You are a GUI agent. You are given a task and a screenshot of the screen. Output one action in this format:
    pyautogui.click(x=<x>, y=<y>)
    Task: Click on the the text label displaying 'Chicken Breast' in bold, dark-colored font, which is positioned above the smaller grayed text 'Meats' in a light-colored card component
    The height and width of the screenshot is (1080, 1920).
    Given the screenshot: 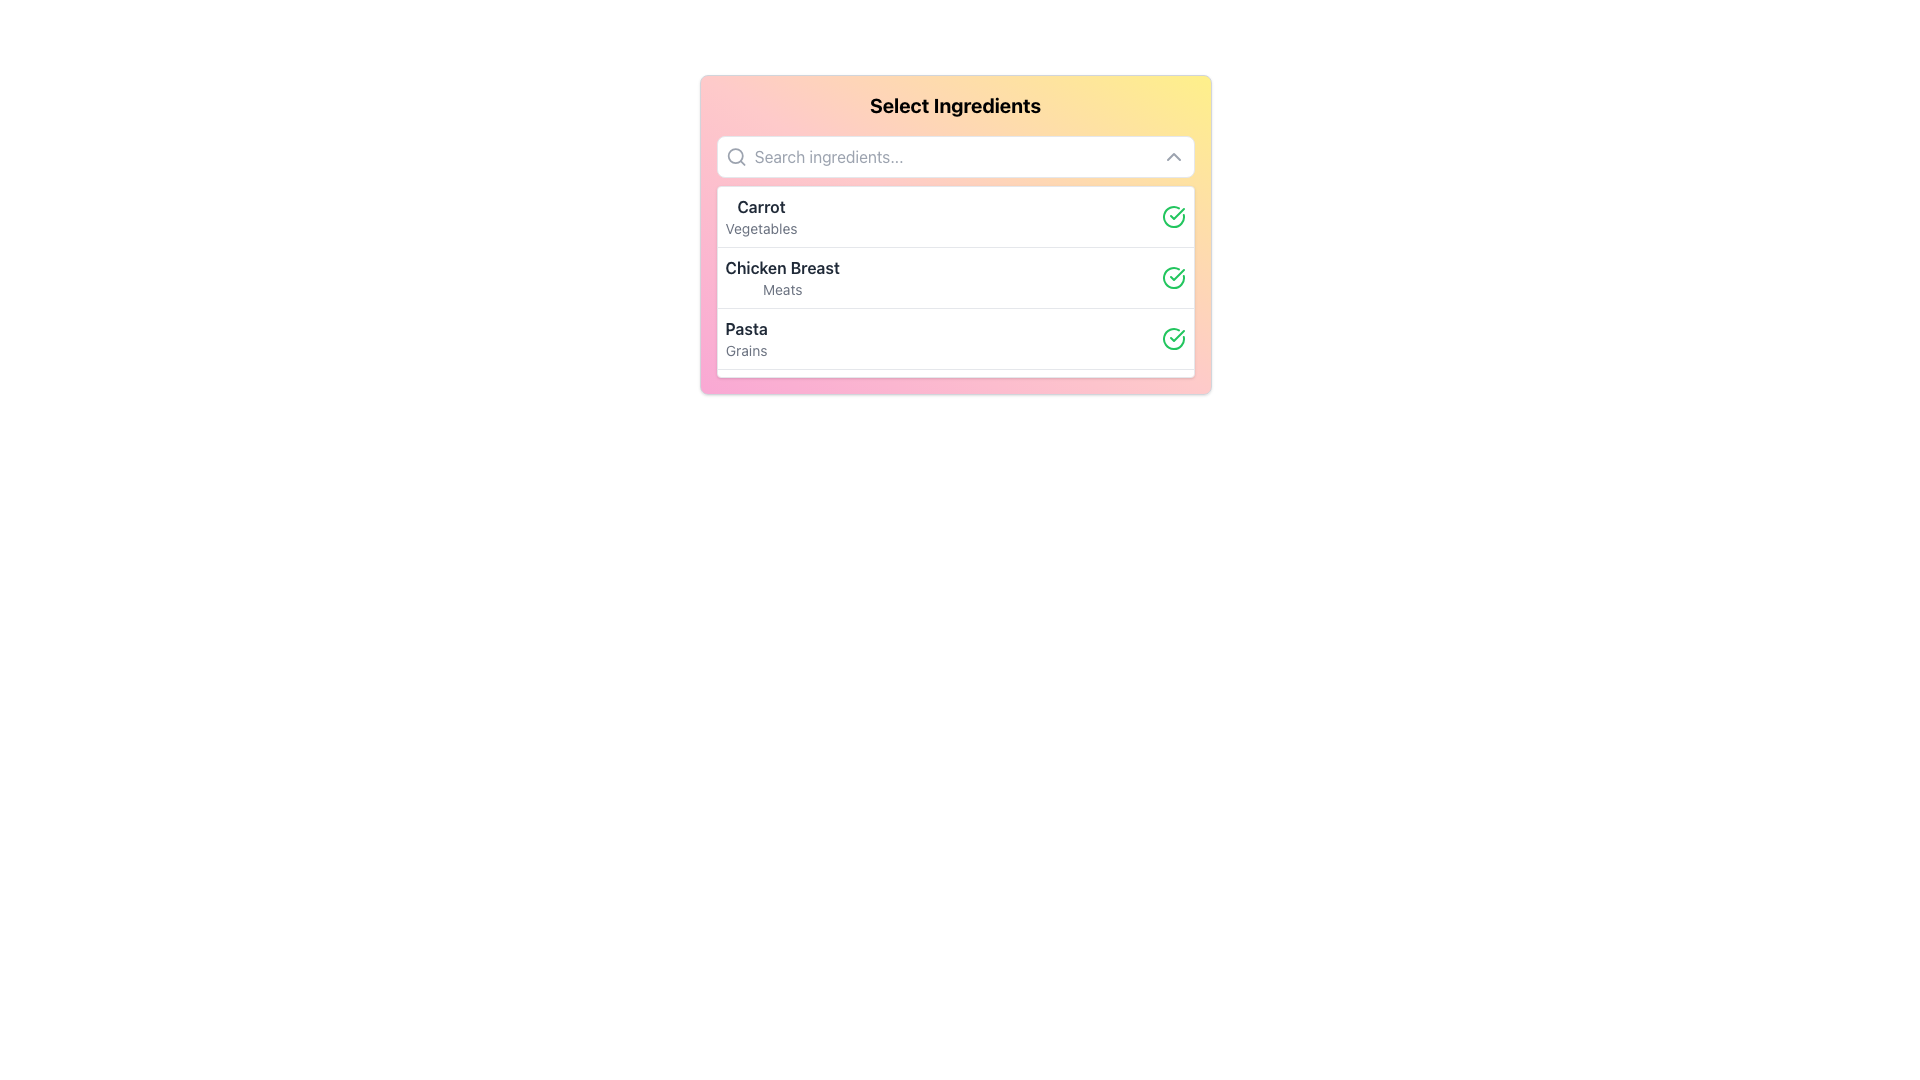 What is the action you would take?
    pyautogui.click(x=781, y=266)
    